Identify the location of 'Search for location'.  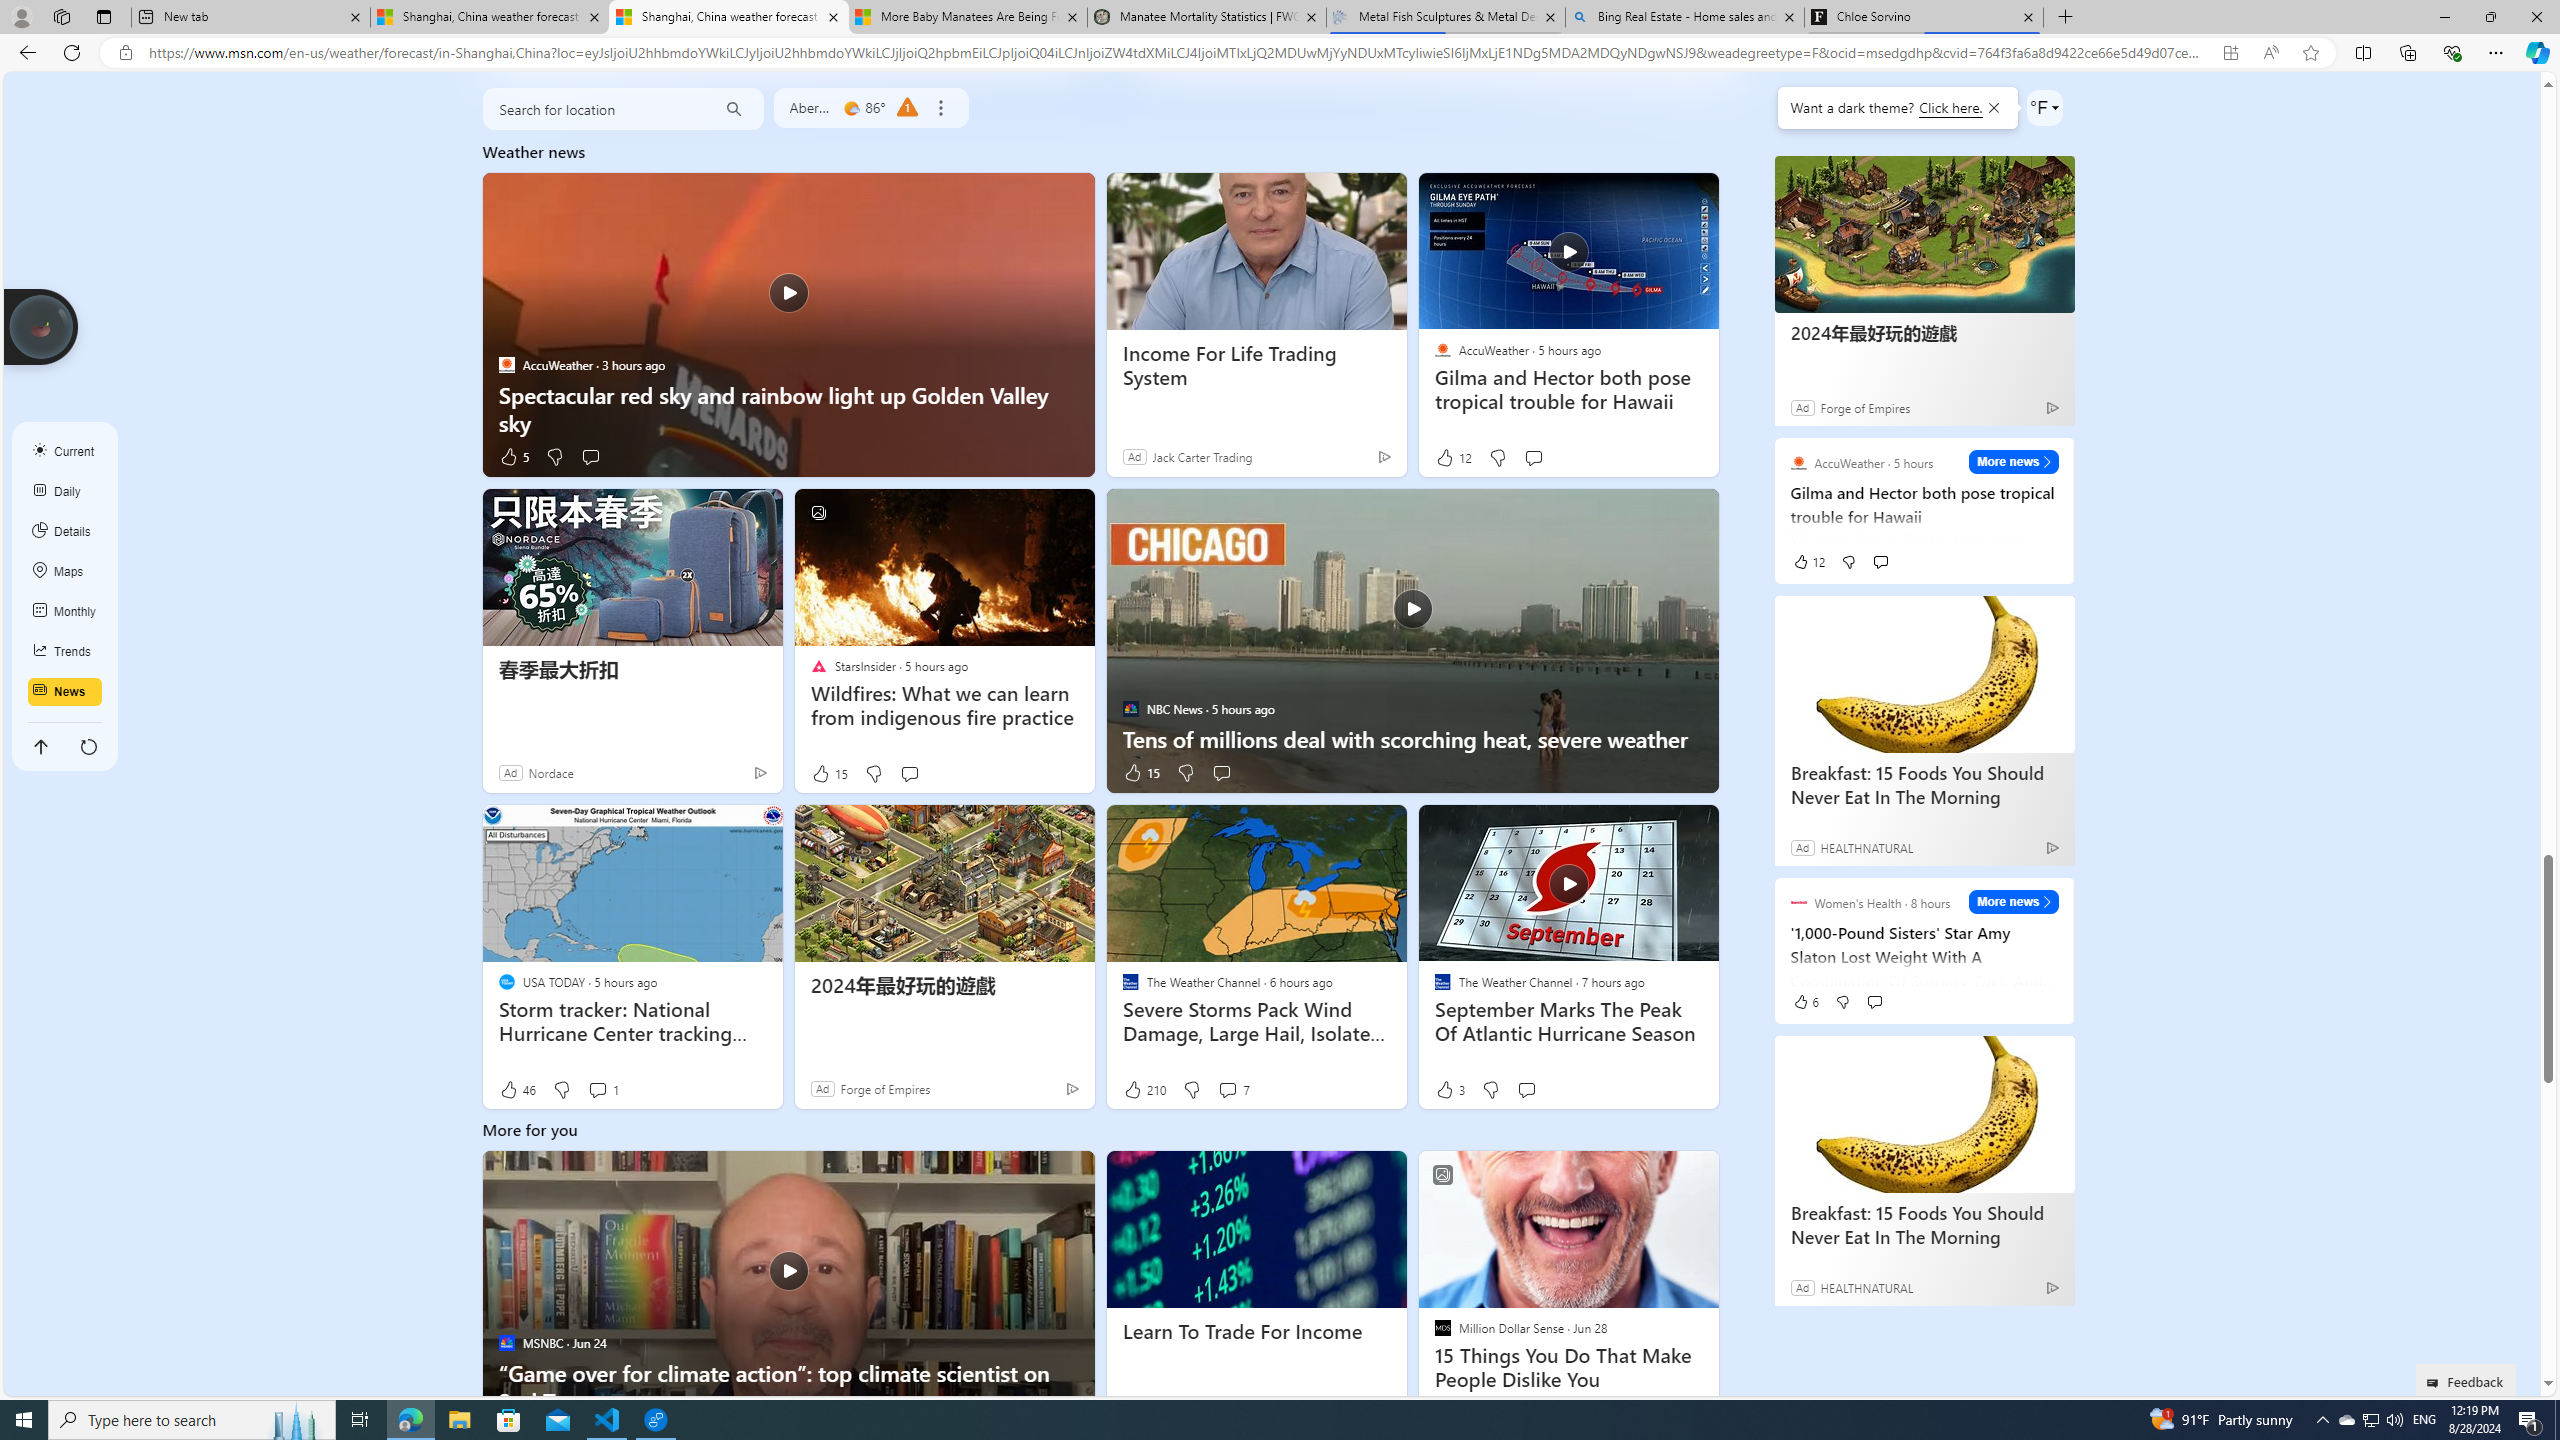
(592, 108).